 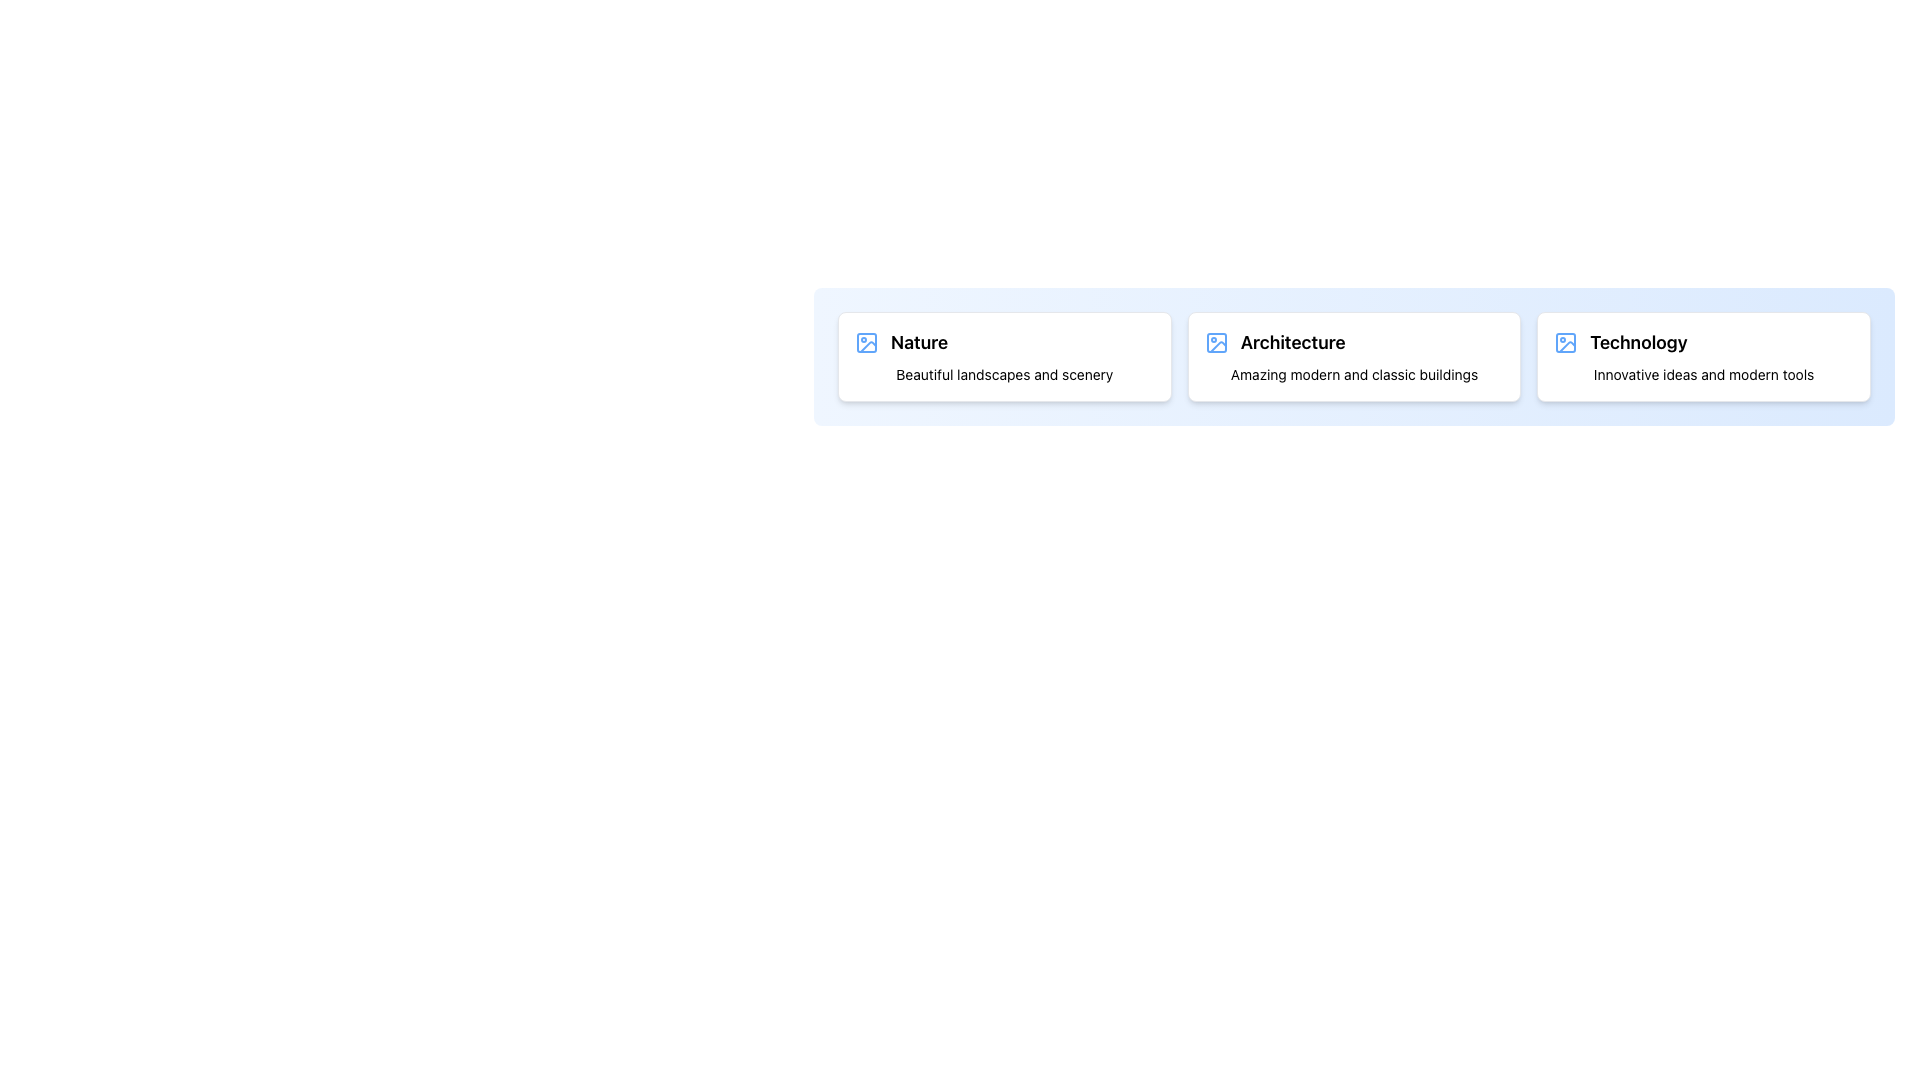 What do you see at coordinates (1004, 356) in the screenshot?
I see `the 'Nature' category card, which is the leftmost card in a grid of three, indicating themes of 'Beautiful landscapes and scenery'` at bounding box center [1004, 356].